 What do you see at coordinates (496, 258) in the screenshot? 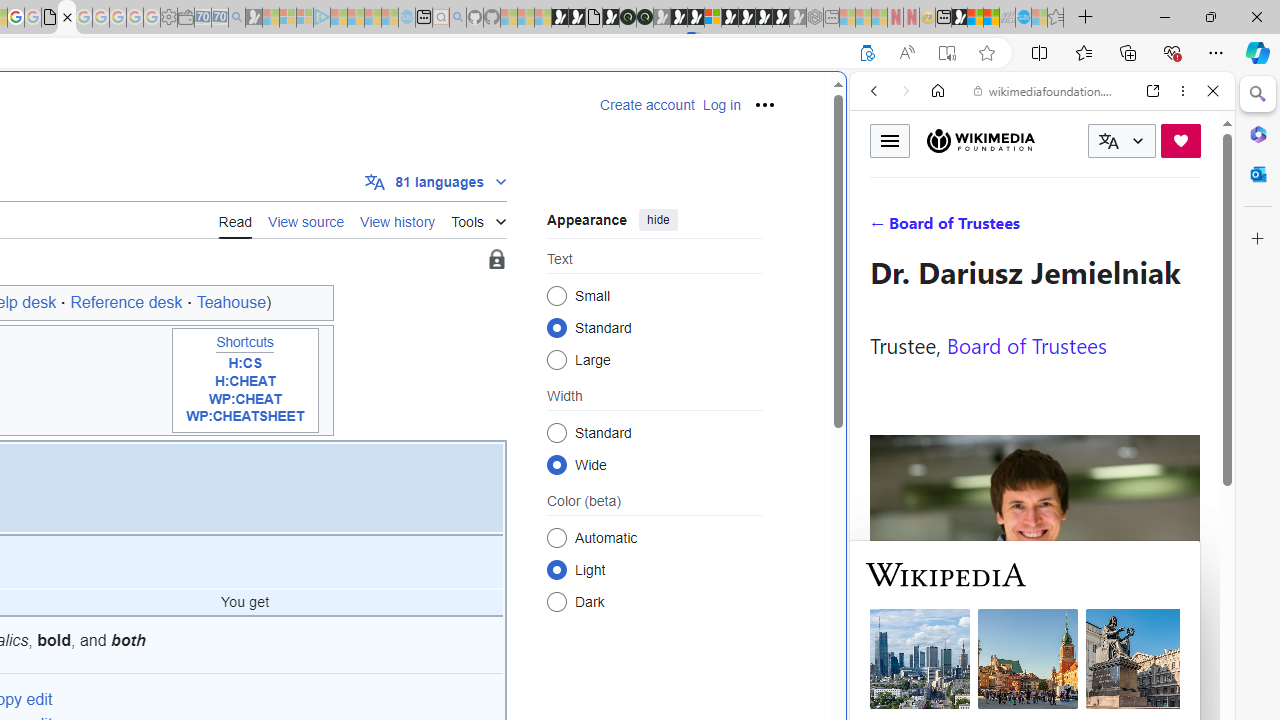
I see `'Page semi-protected'` at bounding box center [496, 258].